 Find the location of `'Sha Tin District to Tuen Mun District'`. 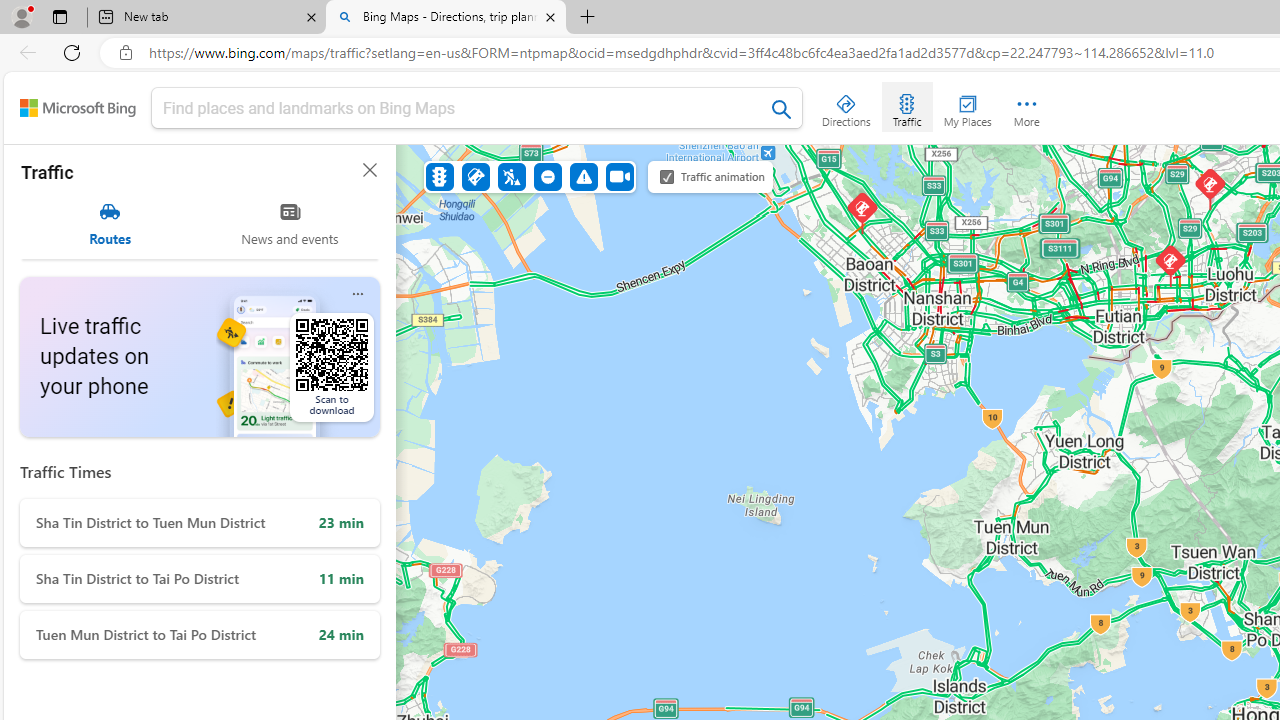

'Sha Tin District to Tuen Mun District' is located at coordinates (200, 522).